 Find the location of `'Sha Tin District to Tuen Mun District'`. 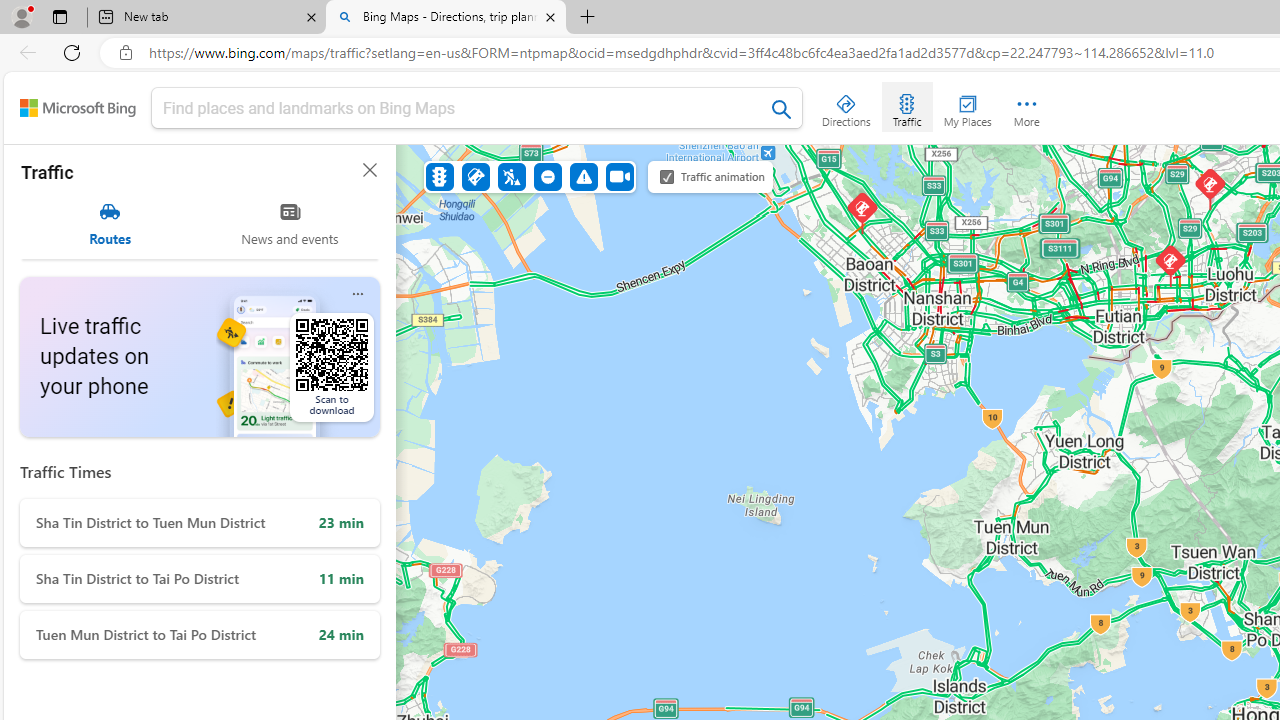

'Sha Tin District to Tuen Mun District' is located at coordinates (200, 522).